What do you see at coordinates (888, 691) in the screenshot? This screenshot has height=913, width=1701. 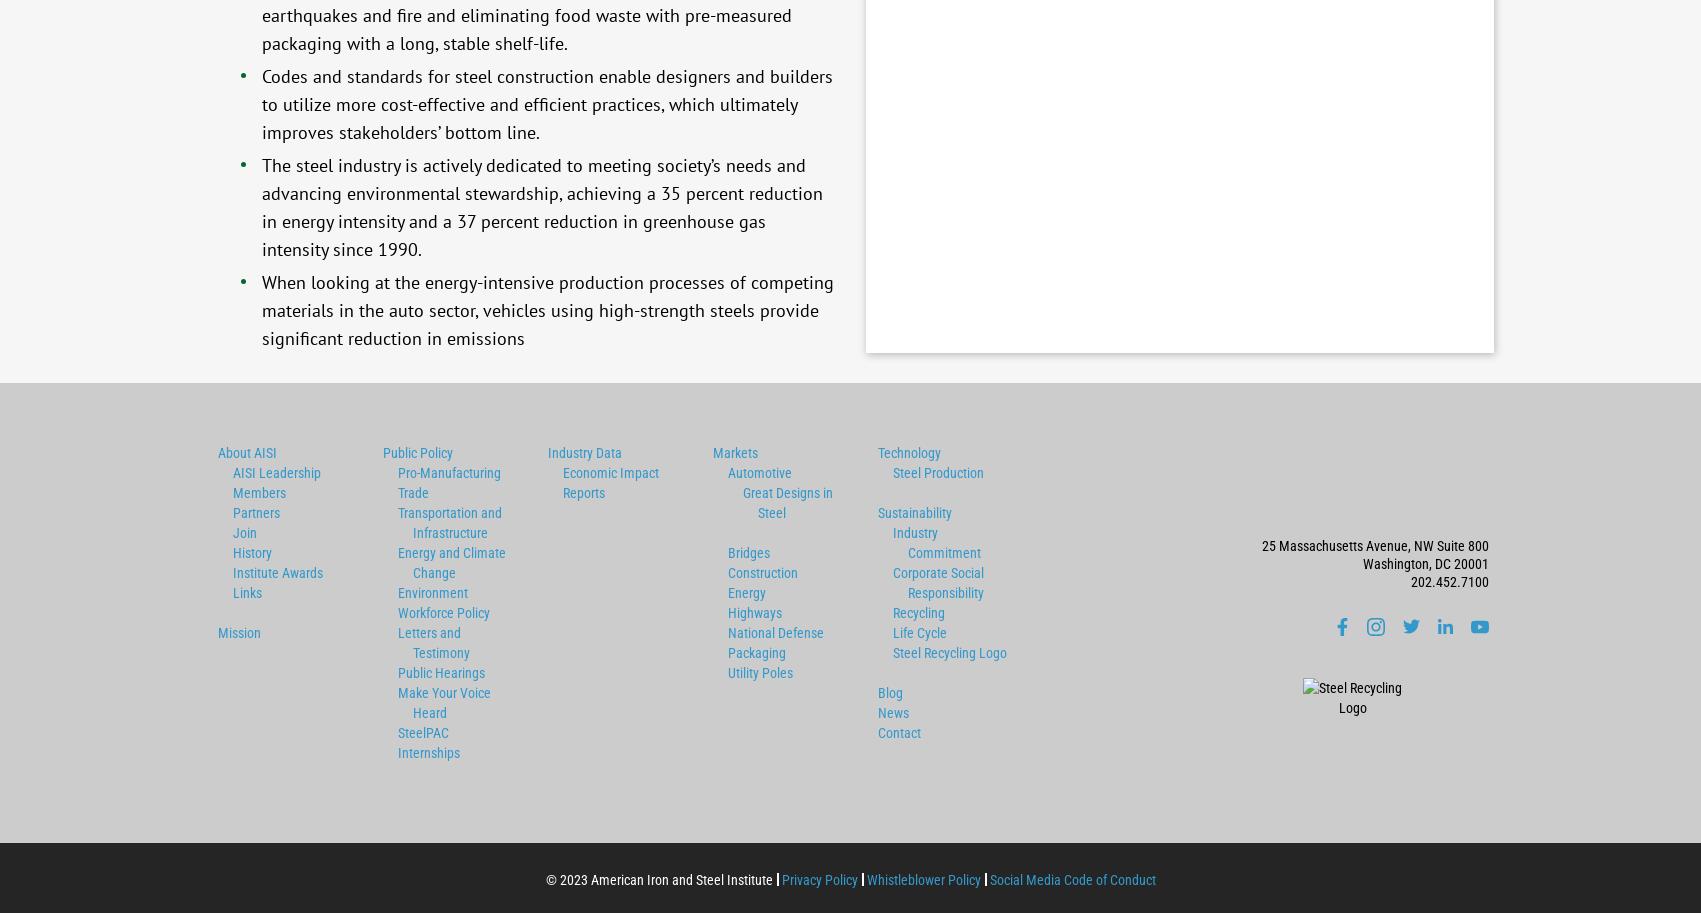 I see `'Blog'` at bounding box center [888, 691].